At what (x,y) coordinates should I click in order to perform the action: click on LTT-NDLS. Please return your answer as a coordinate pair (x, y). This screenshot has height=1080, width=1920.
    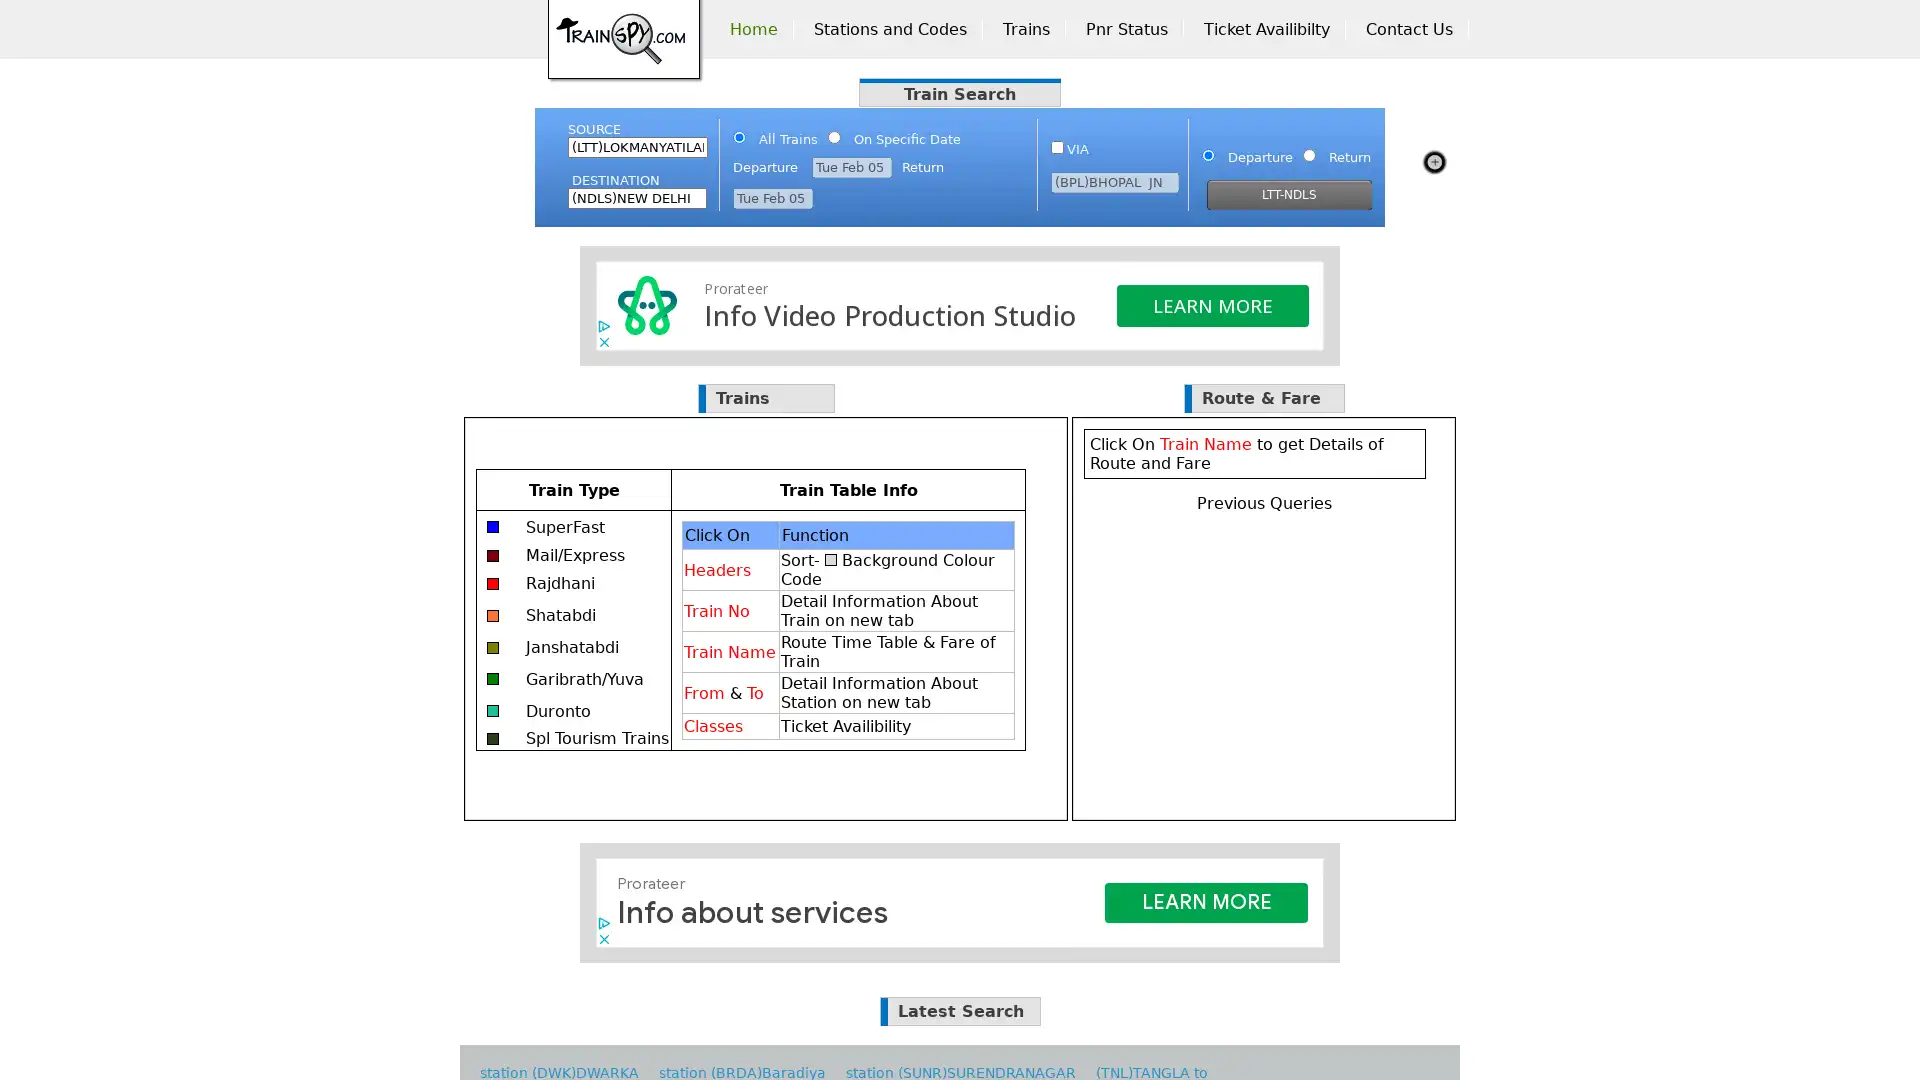
    Looking at the image, I should click on (1289, 195).